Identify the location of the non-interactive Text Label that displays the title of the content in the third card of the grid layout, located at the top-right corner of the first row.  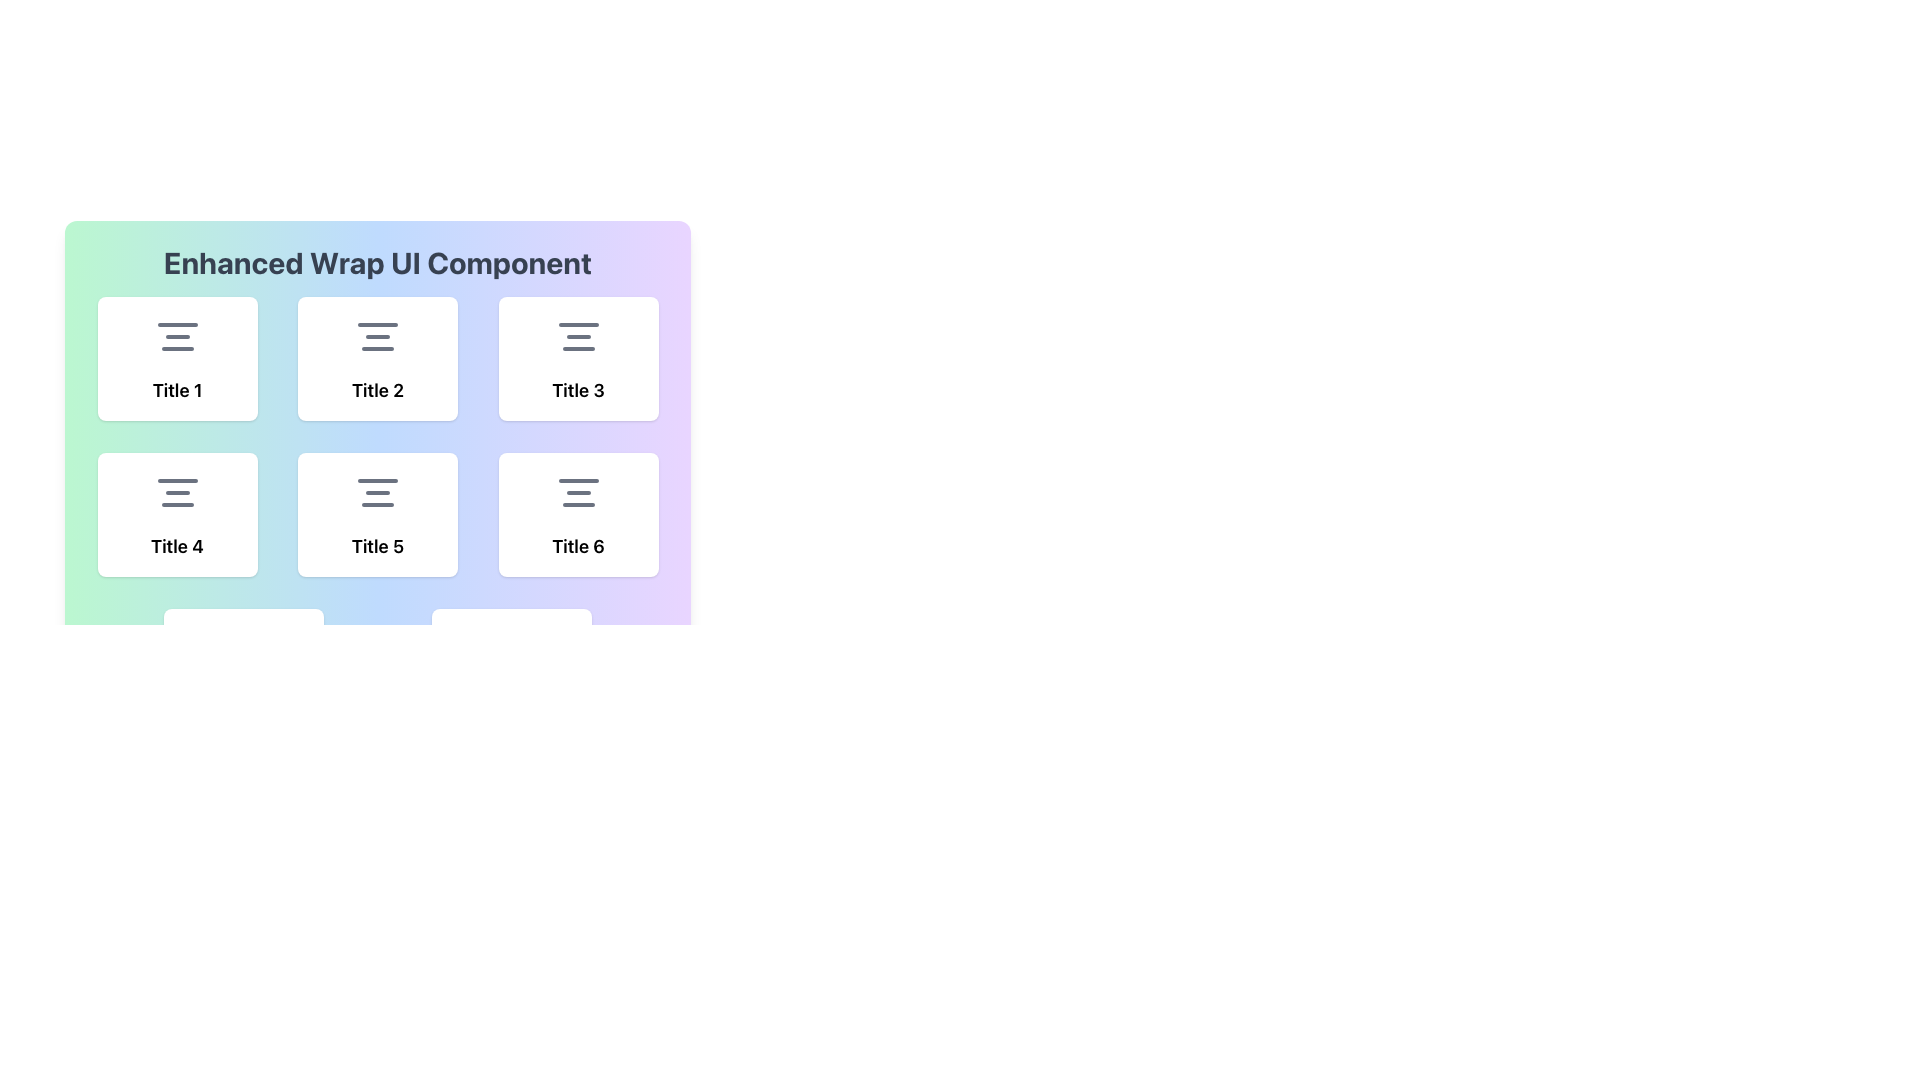
(577, 390).